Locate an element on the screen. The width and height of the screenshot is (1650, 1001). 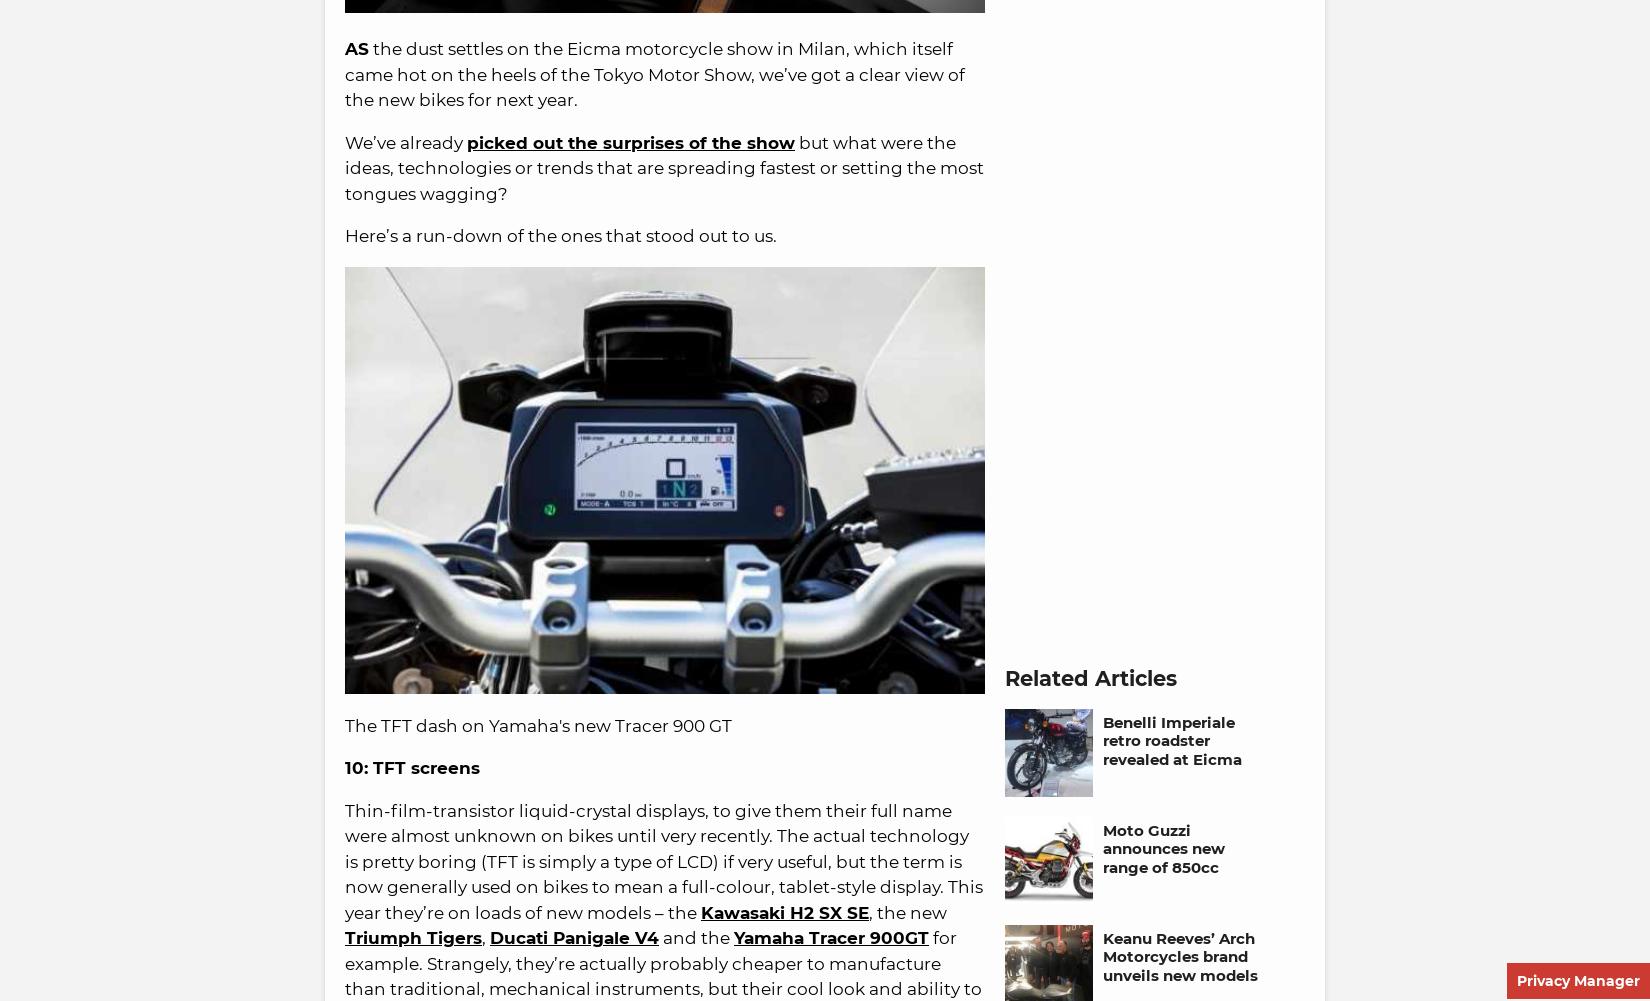
',' is located at coordinates (484, 937).